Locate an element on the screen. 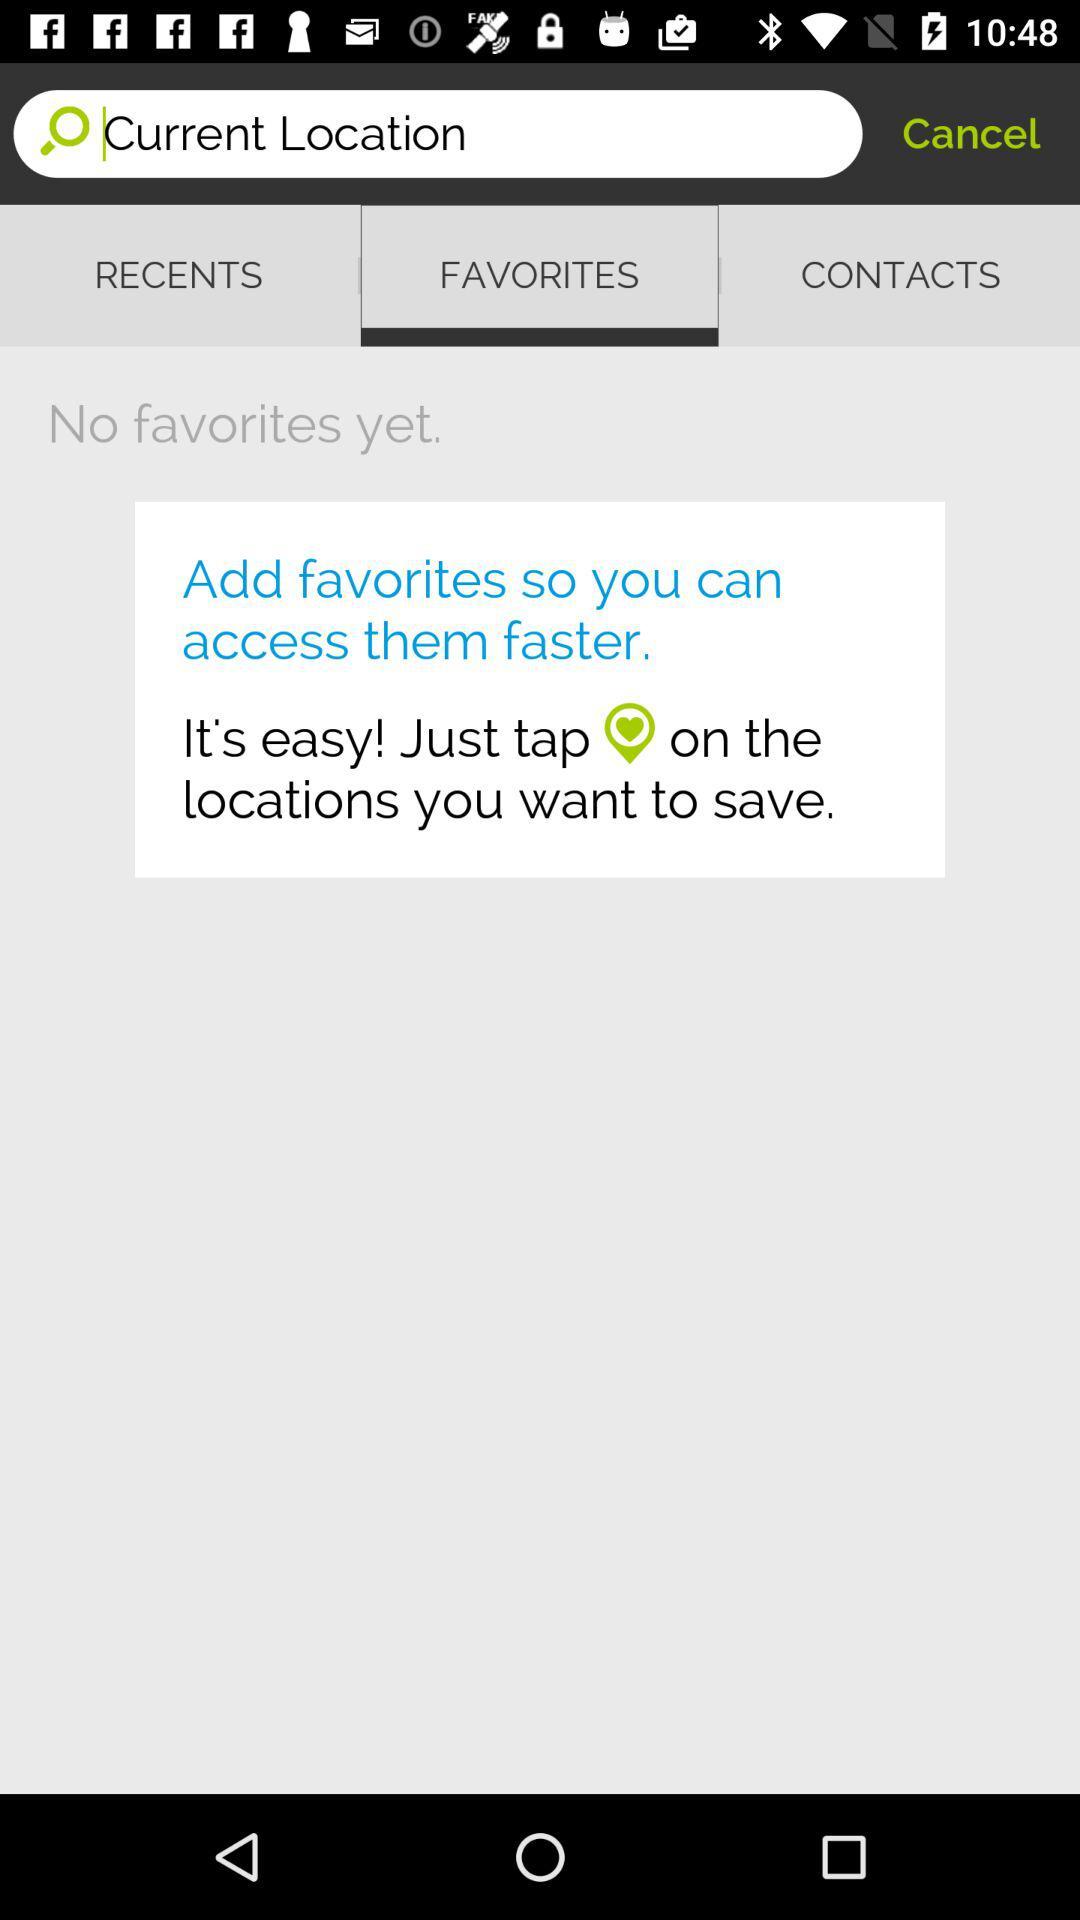 The width and height of the screenshot is (1080, 1920). item next to current location is located at coordinates (970, 132).